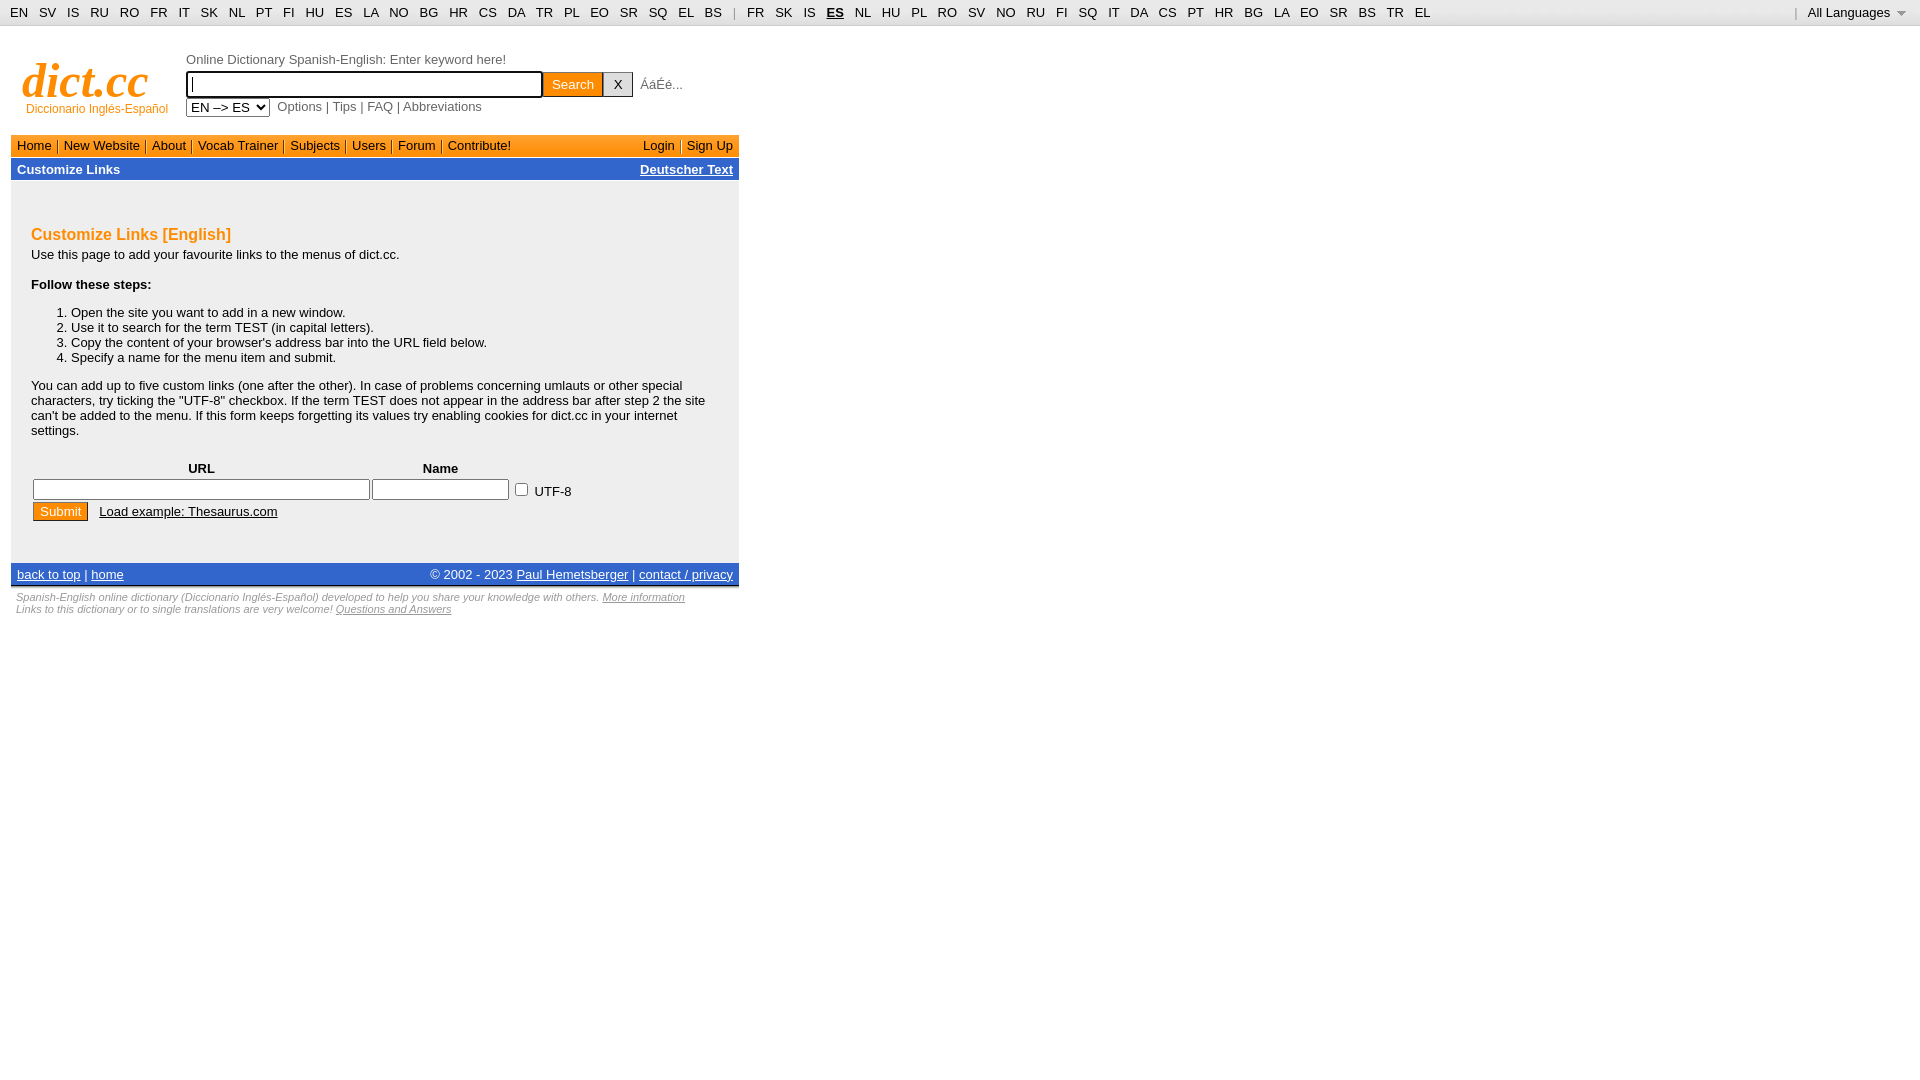 The width and height of the screenshot is (1920, 1080). I want to click on 'All Languages ', so click(1856, 12).